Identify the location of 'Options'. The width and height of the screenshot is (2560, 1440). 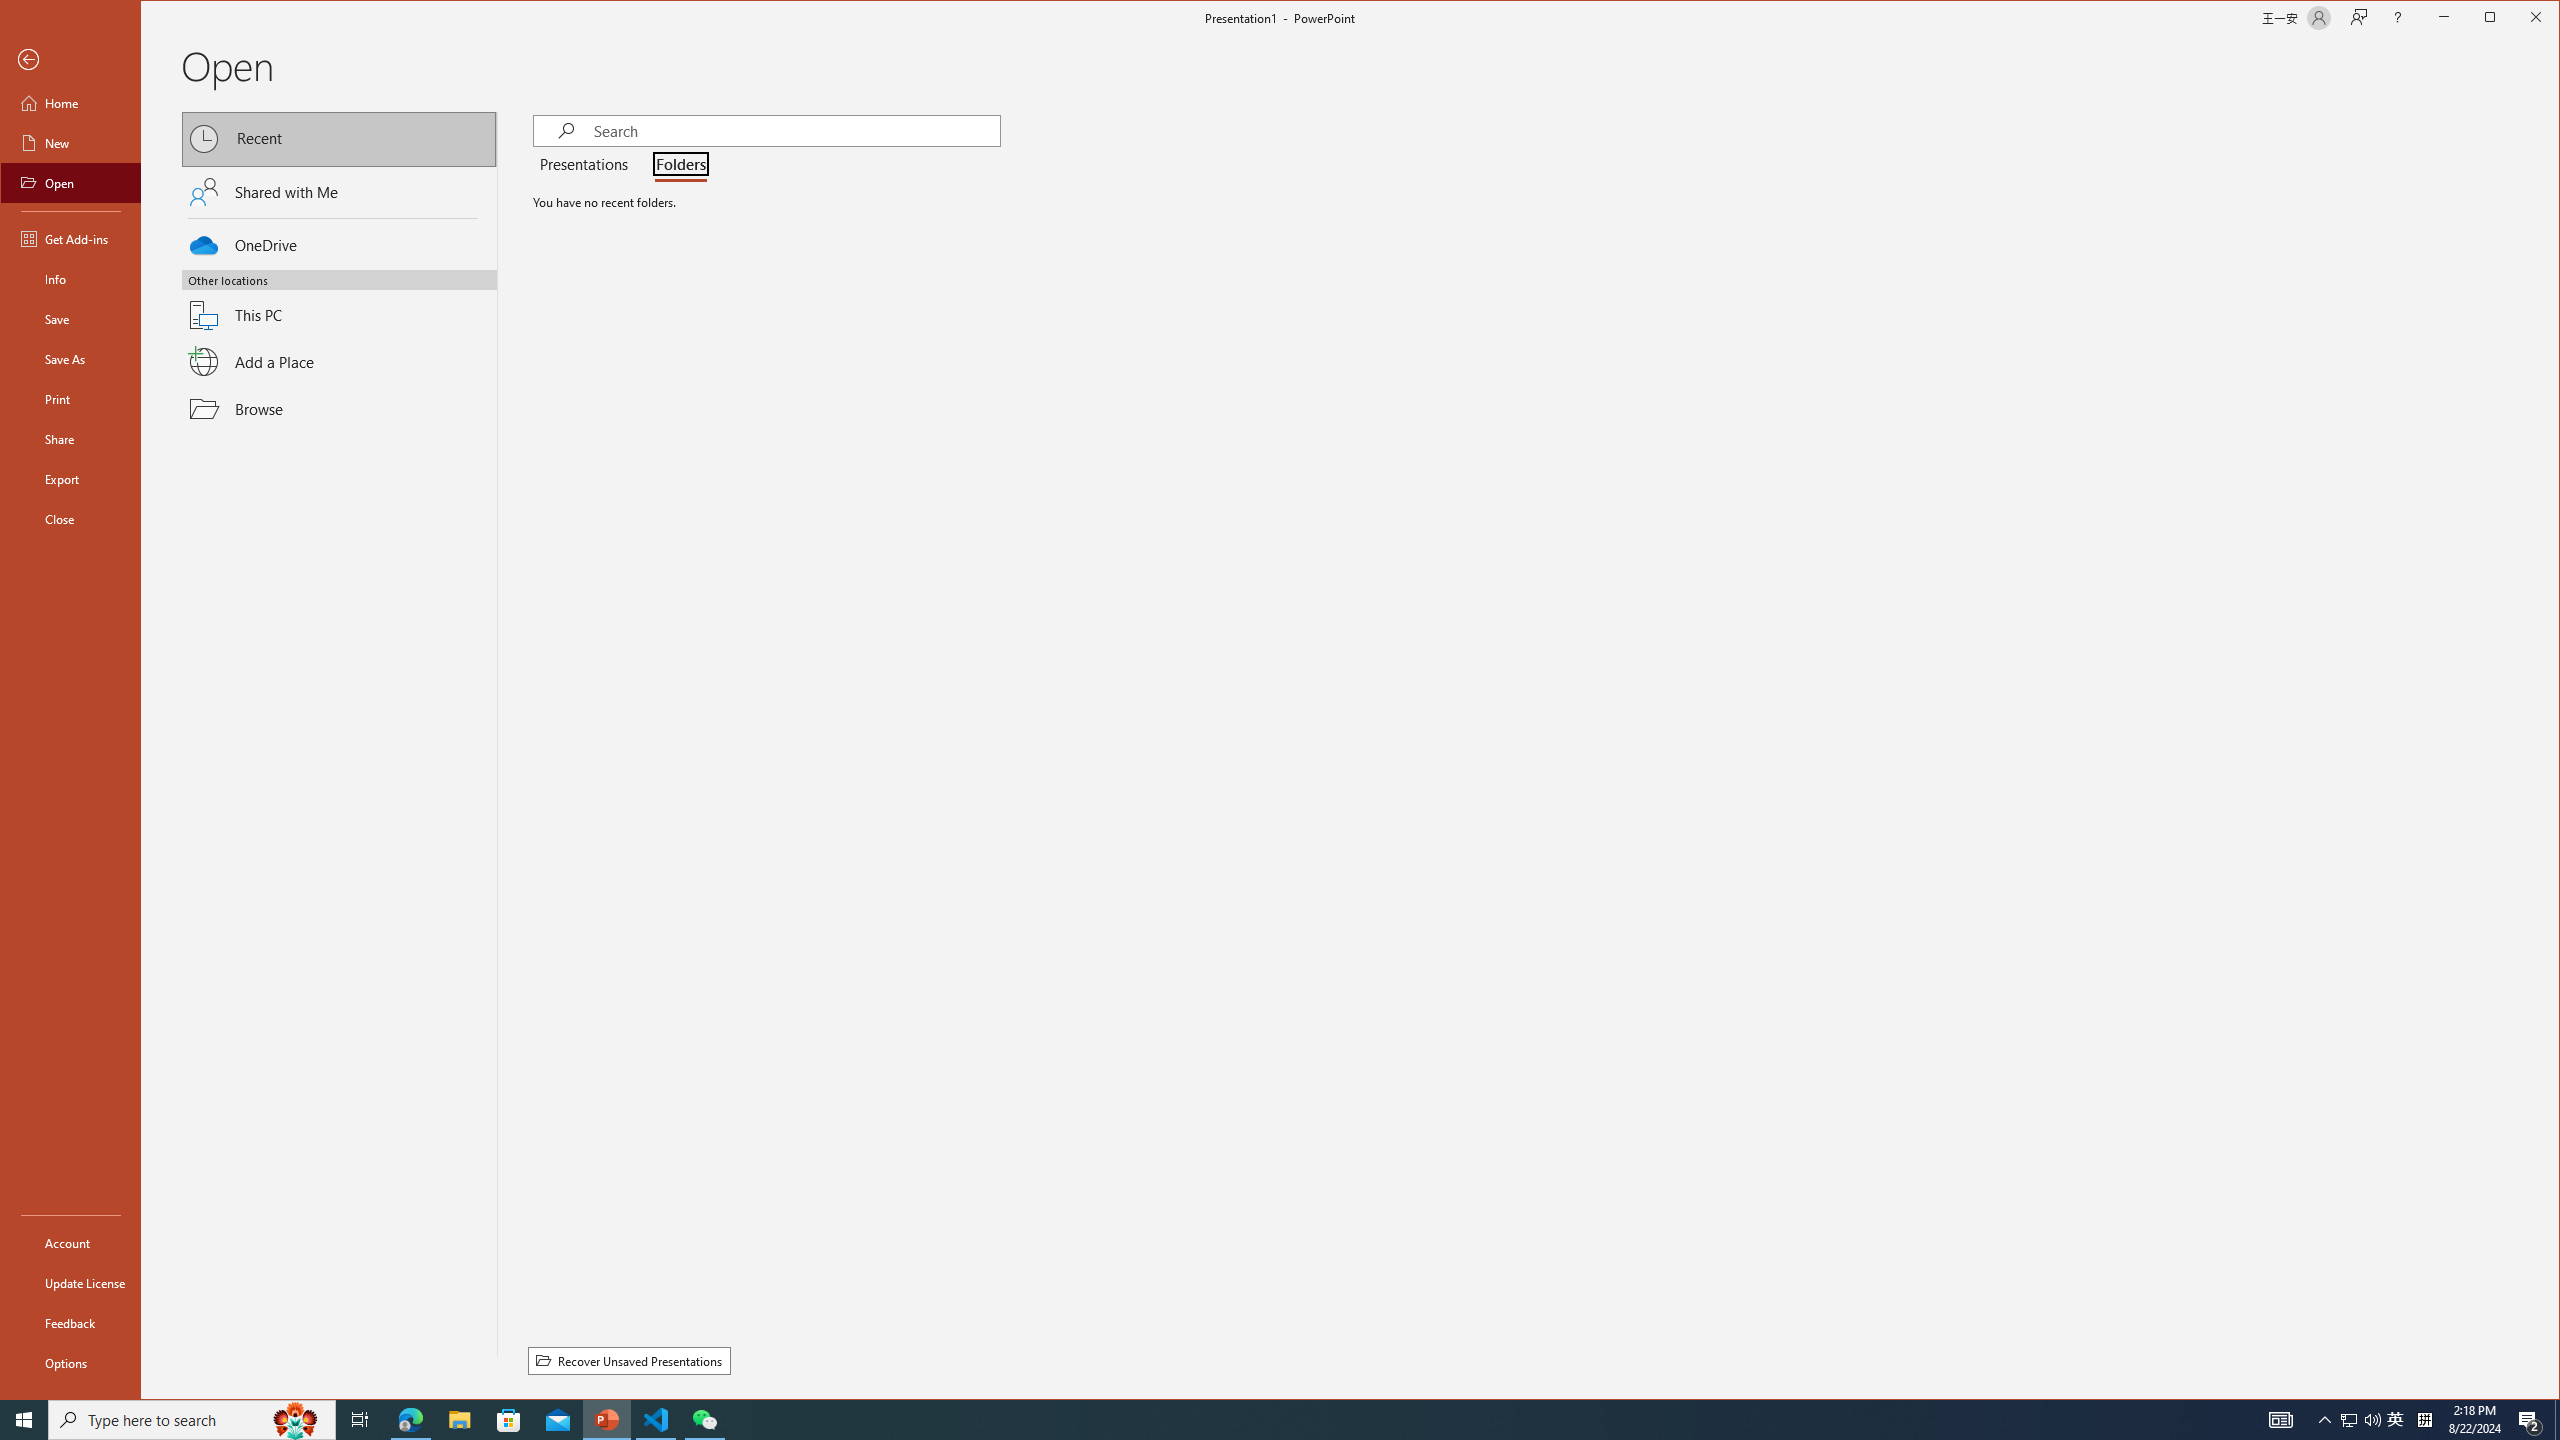
(69, 1362).